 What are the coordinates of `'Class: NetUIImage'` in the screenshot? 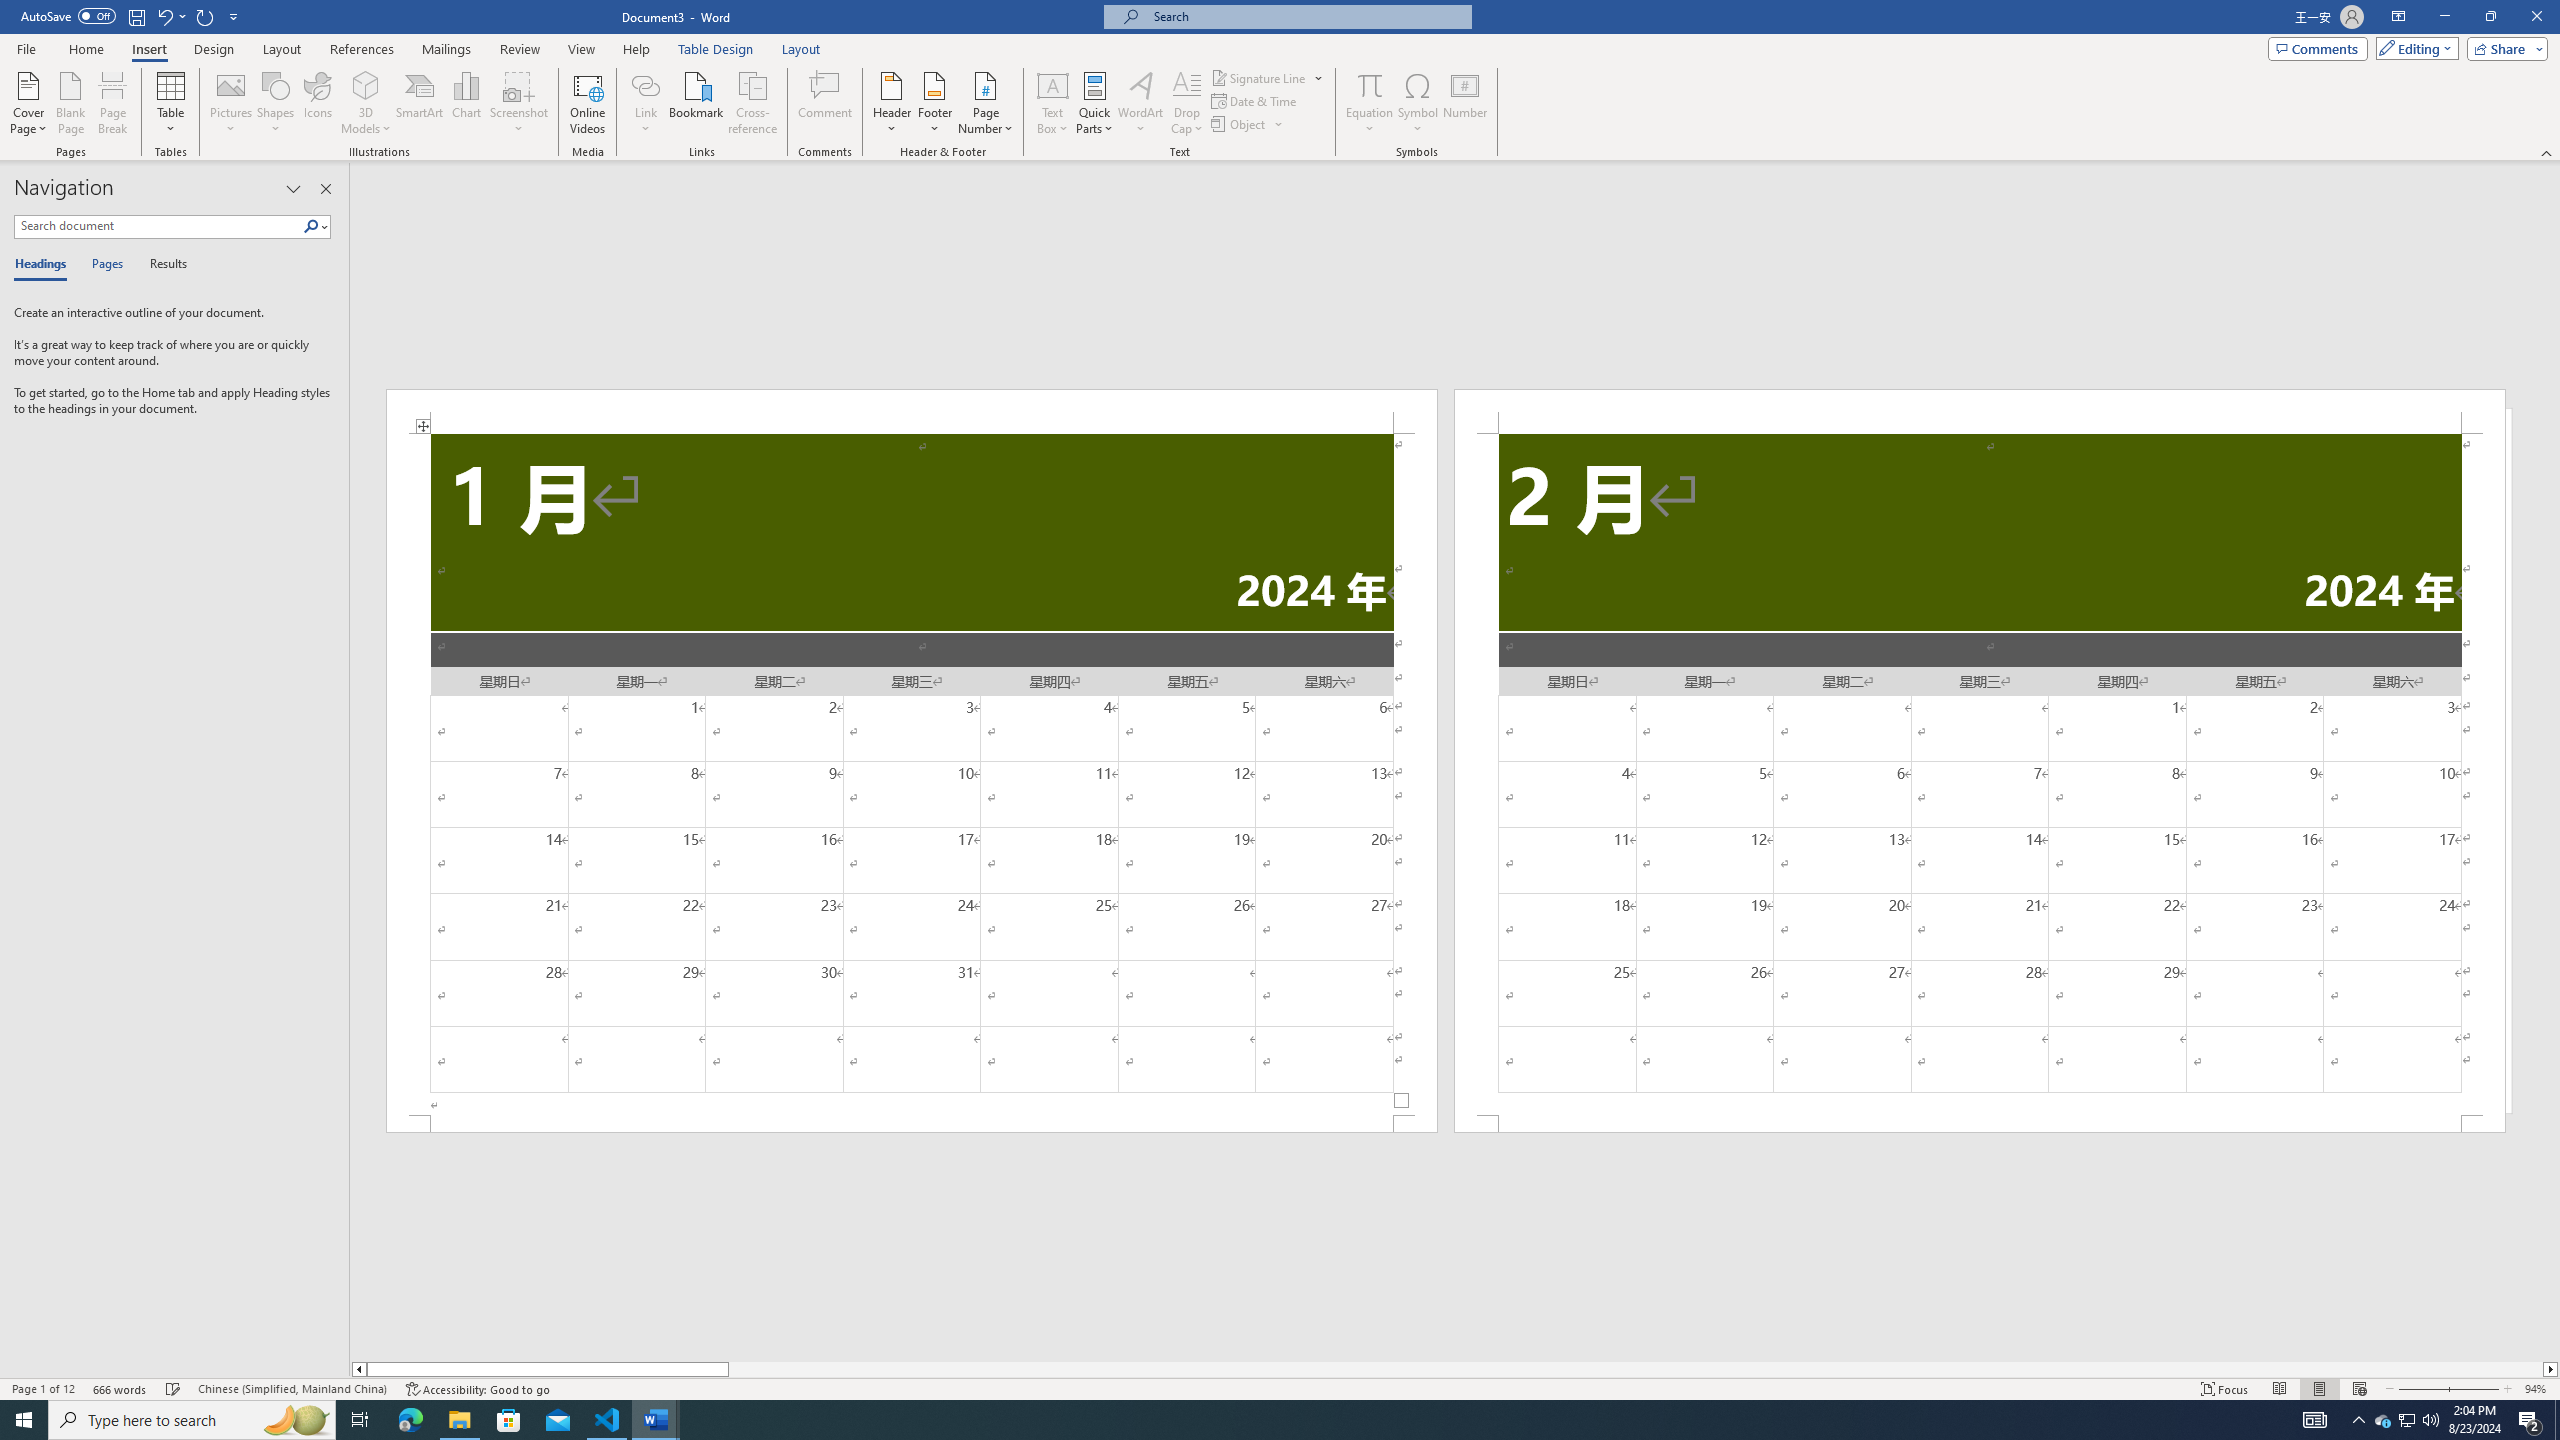 It's located at (311, 225).